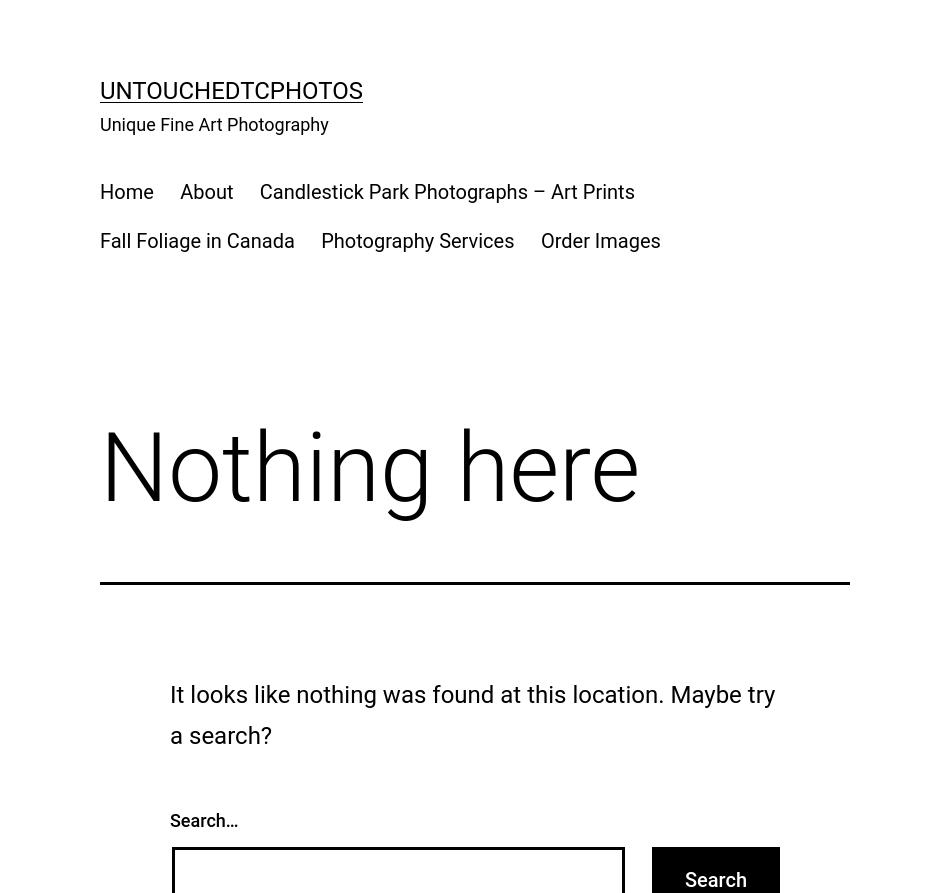  Describe the element at coordinates (147, 185) in the screenshot. I see `'No results found'` at that location.